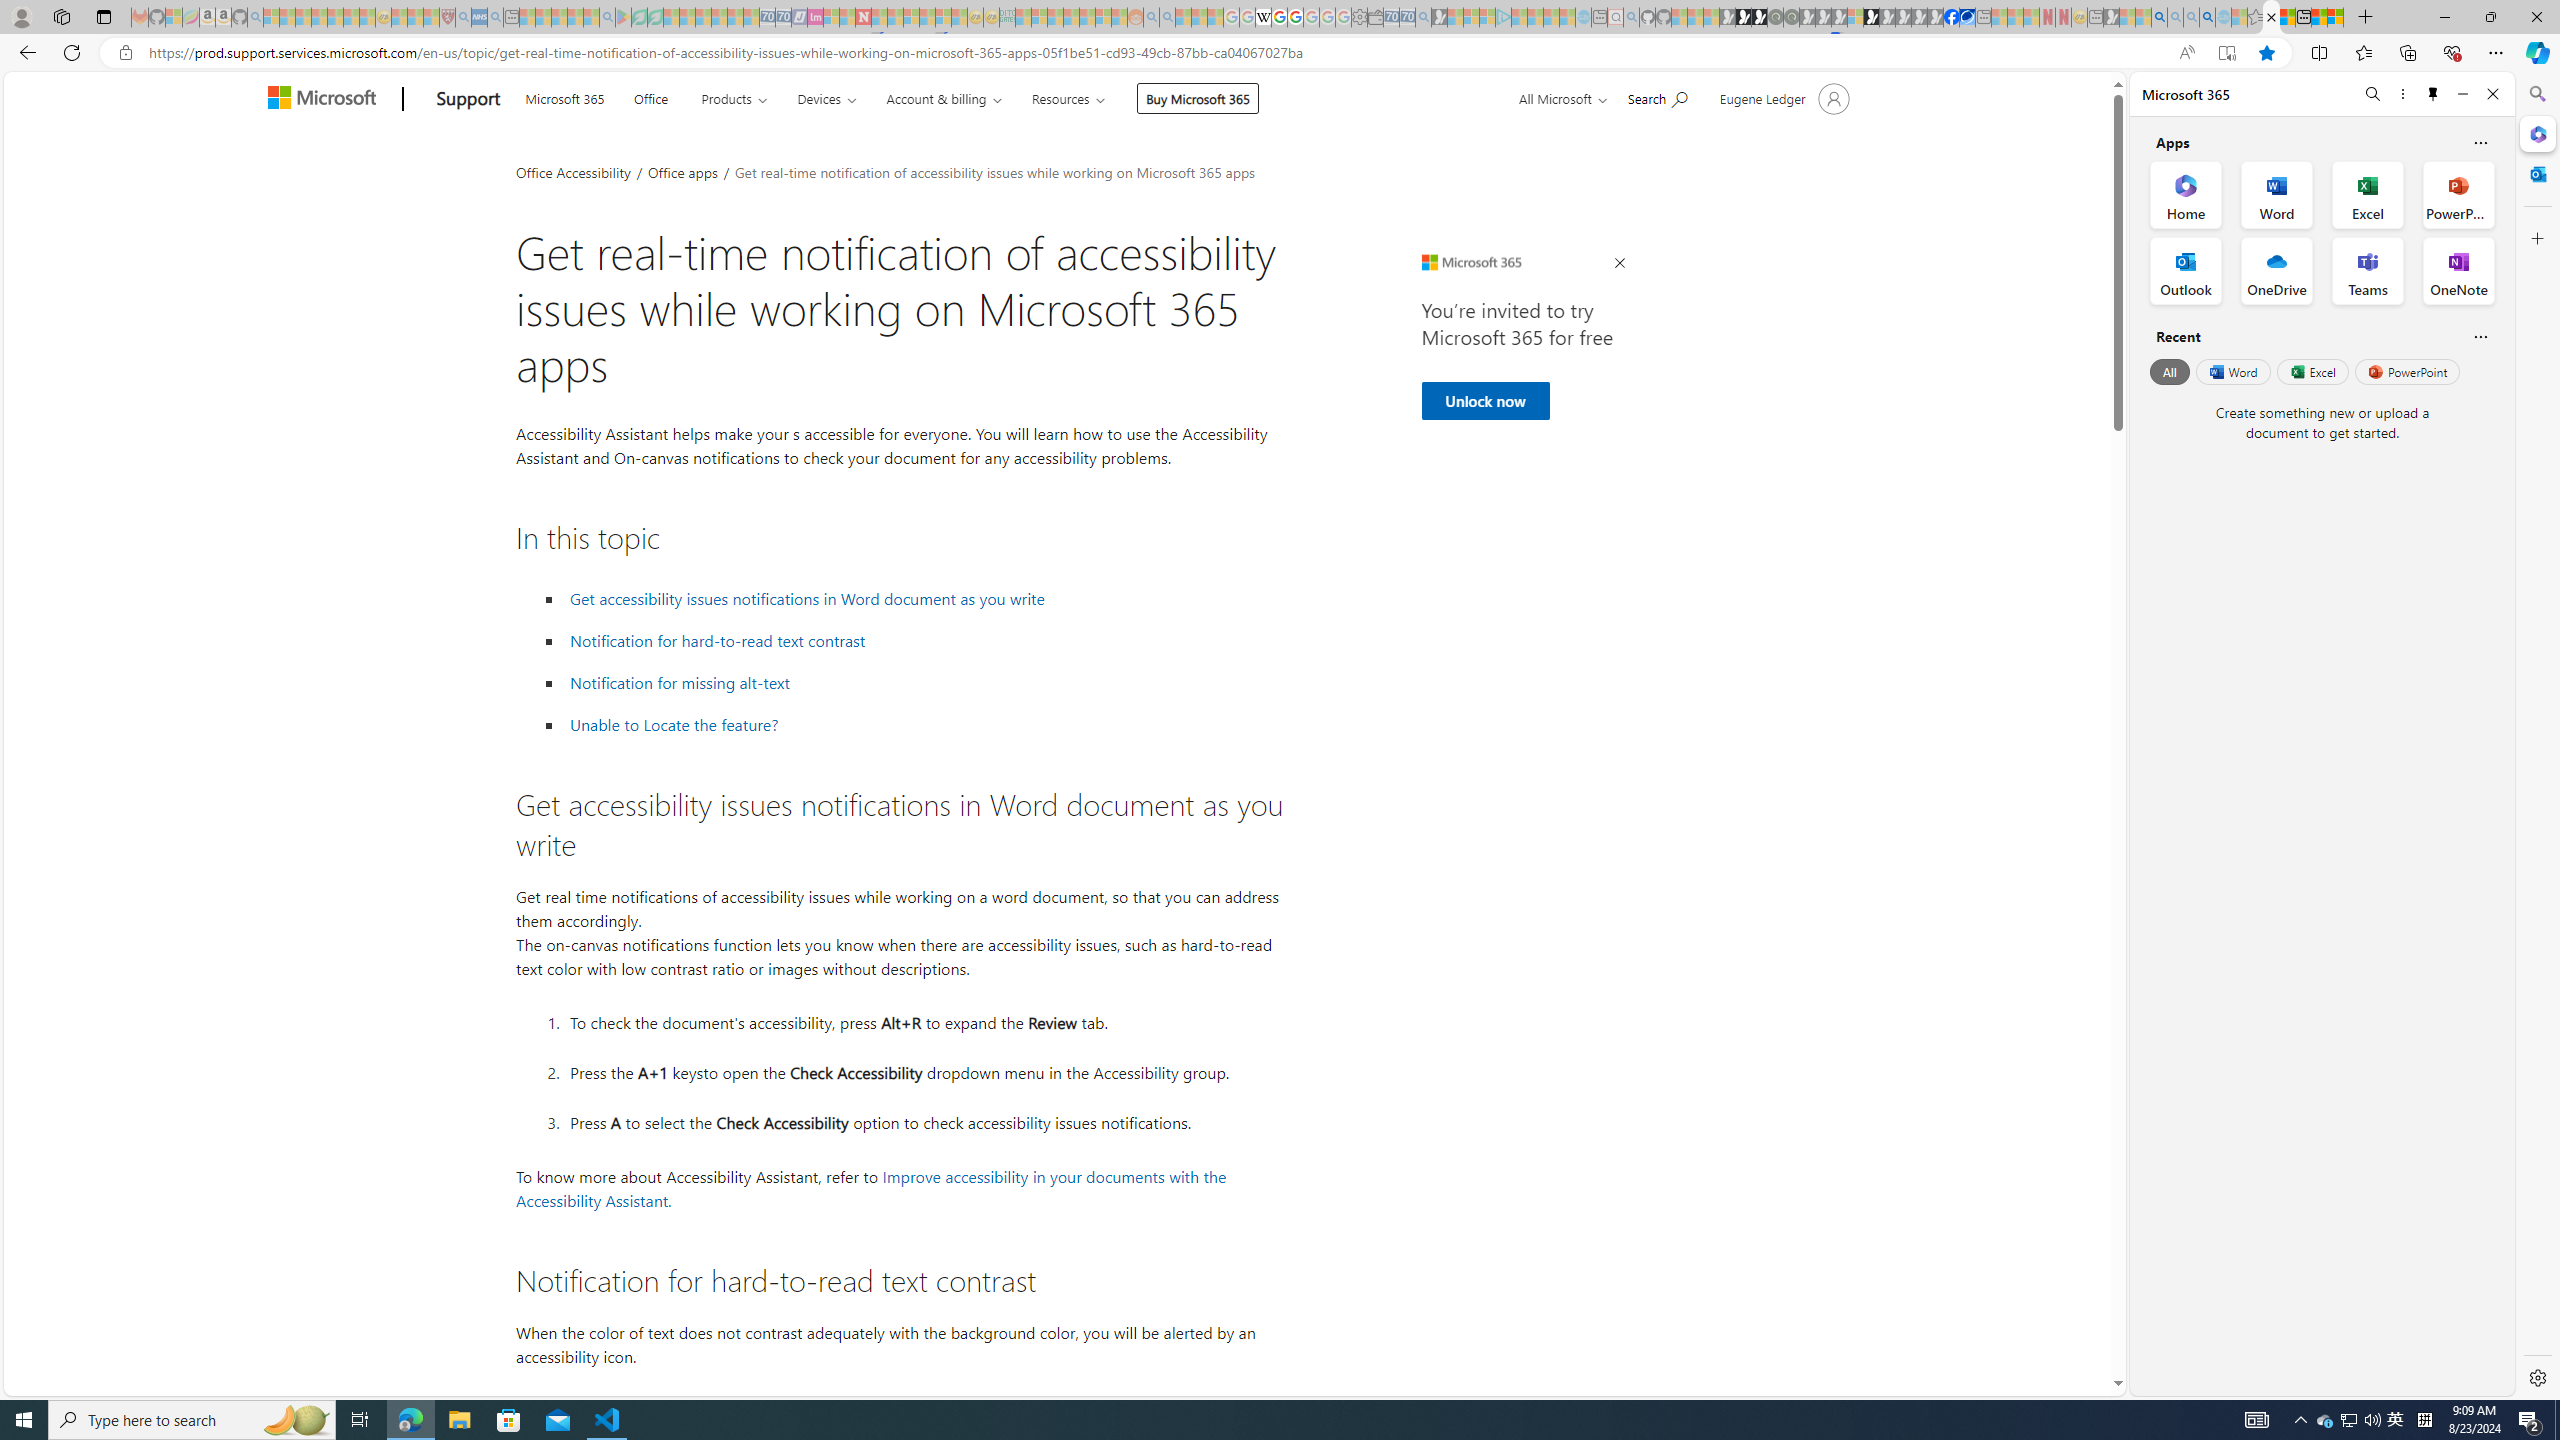 Image resolution: width=2560 pixels, height=1440 pixels. I want to click on 'Account manager for Eugene Ledger', so click(1782, 97).